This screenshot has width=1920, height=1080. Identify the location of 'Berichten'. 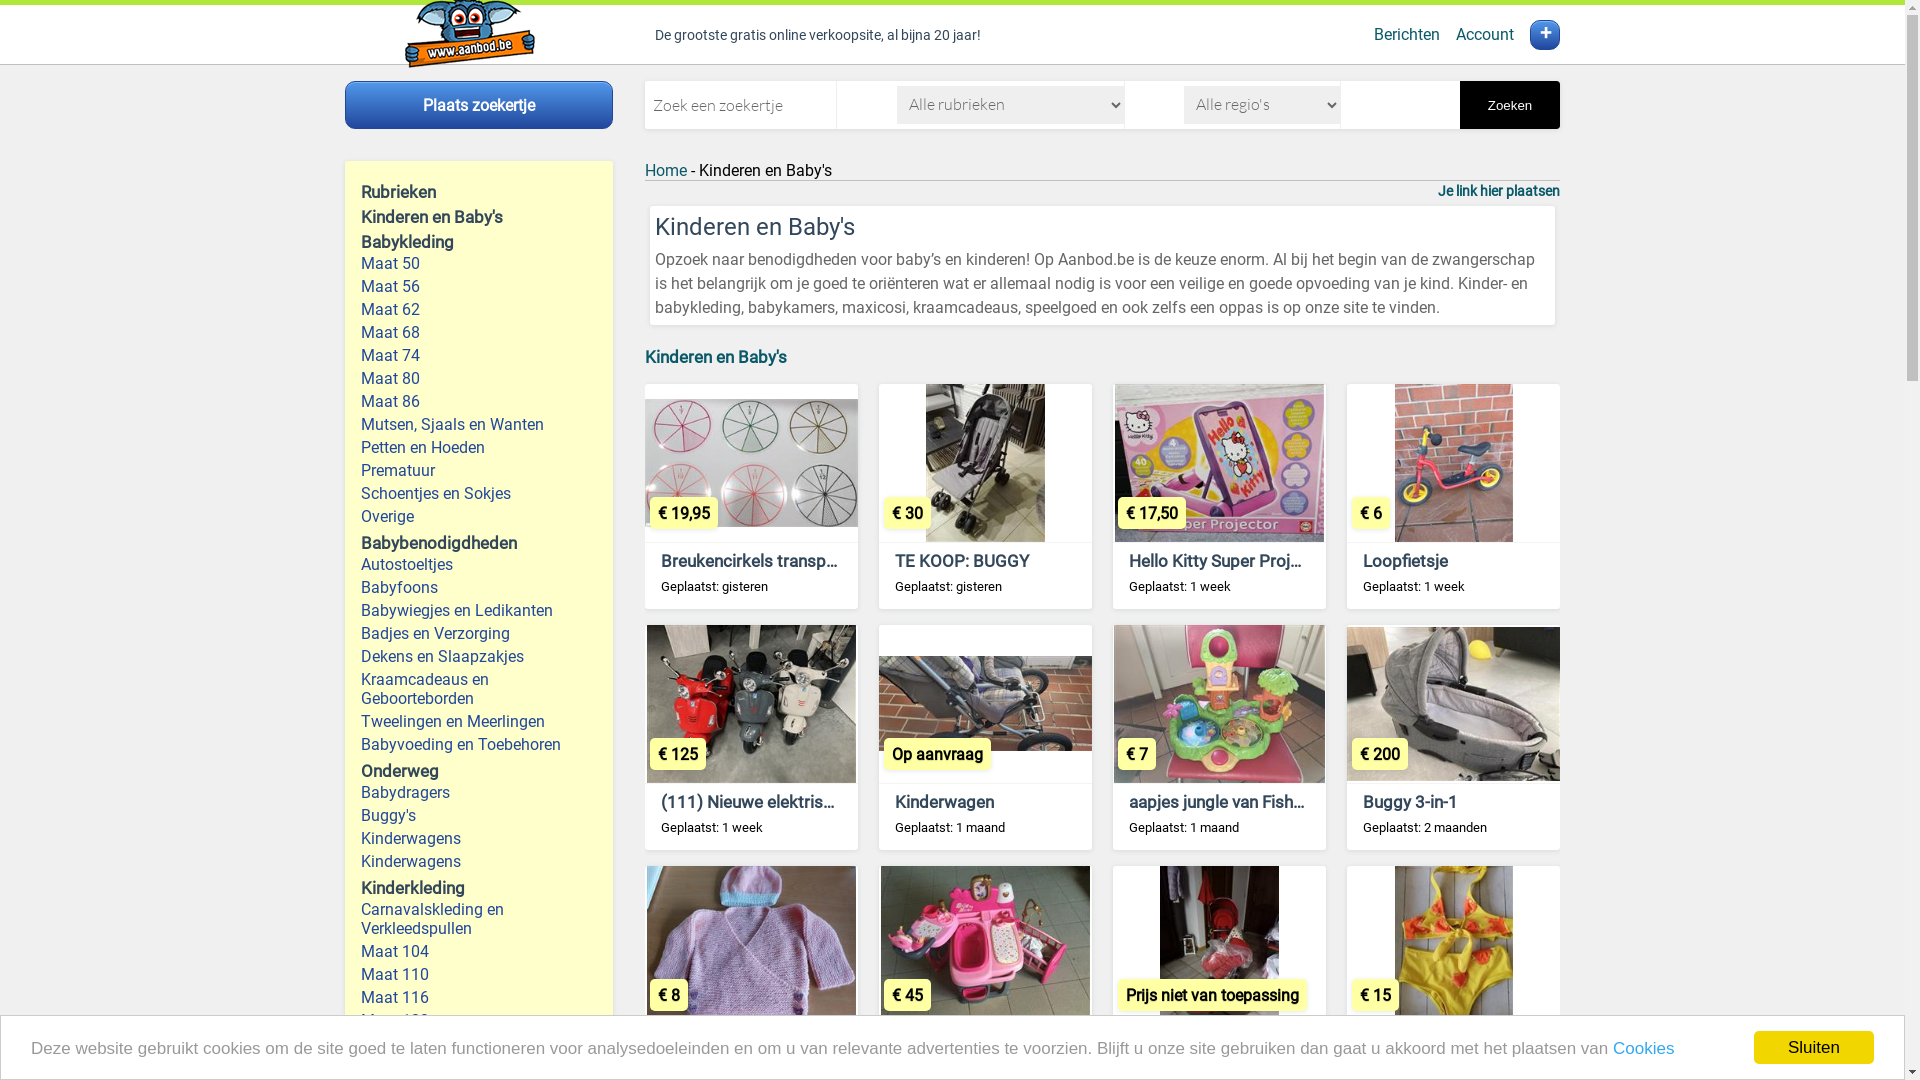
(1405, 34).